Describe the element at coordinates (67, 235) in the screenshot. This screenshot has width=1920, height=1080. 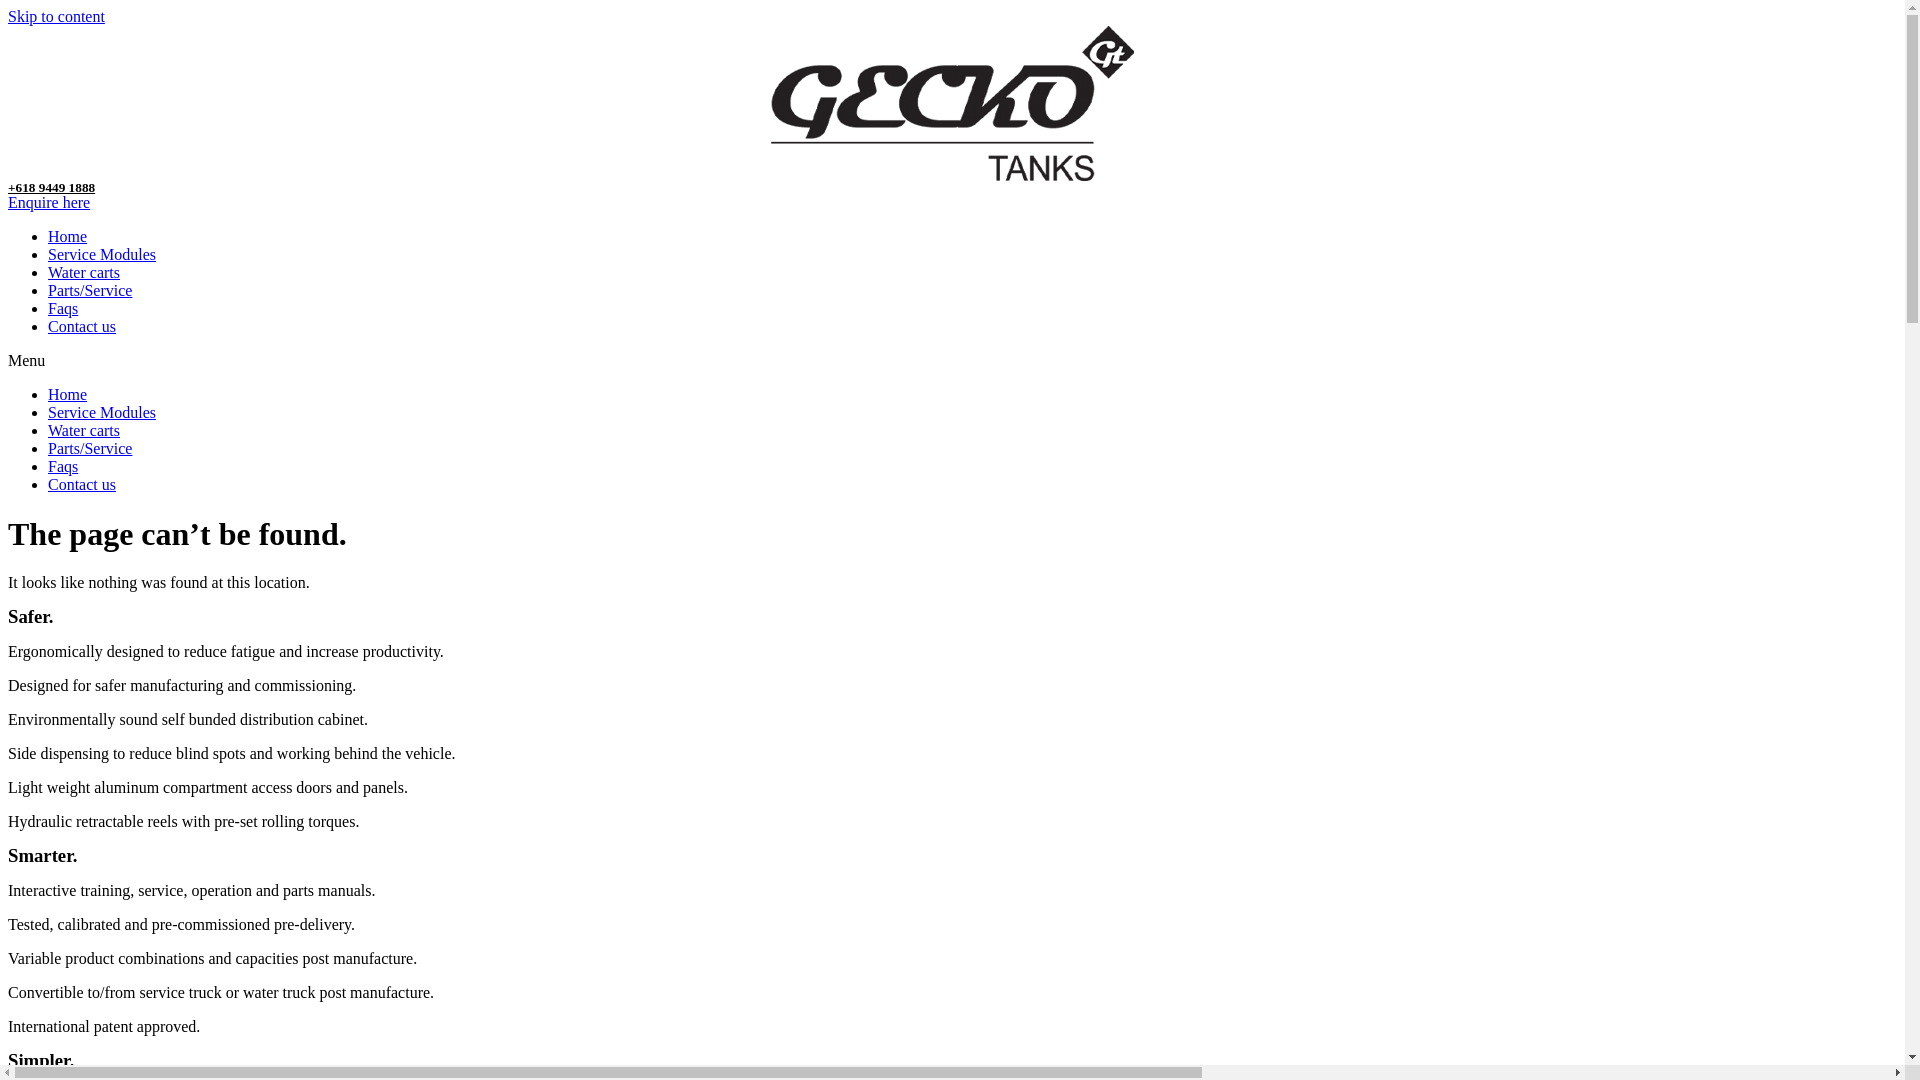
I see `'Home'` at that location.